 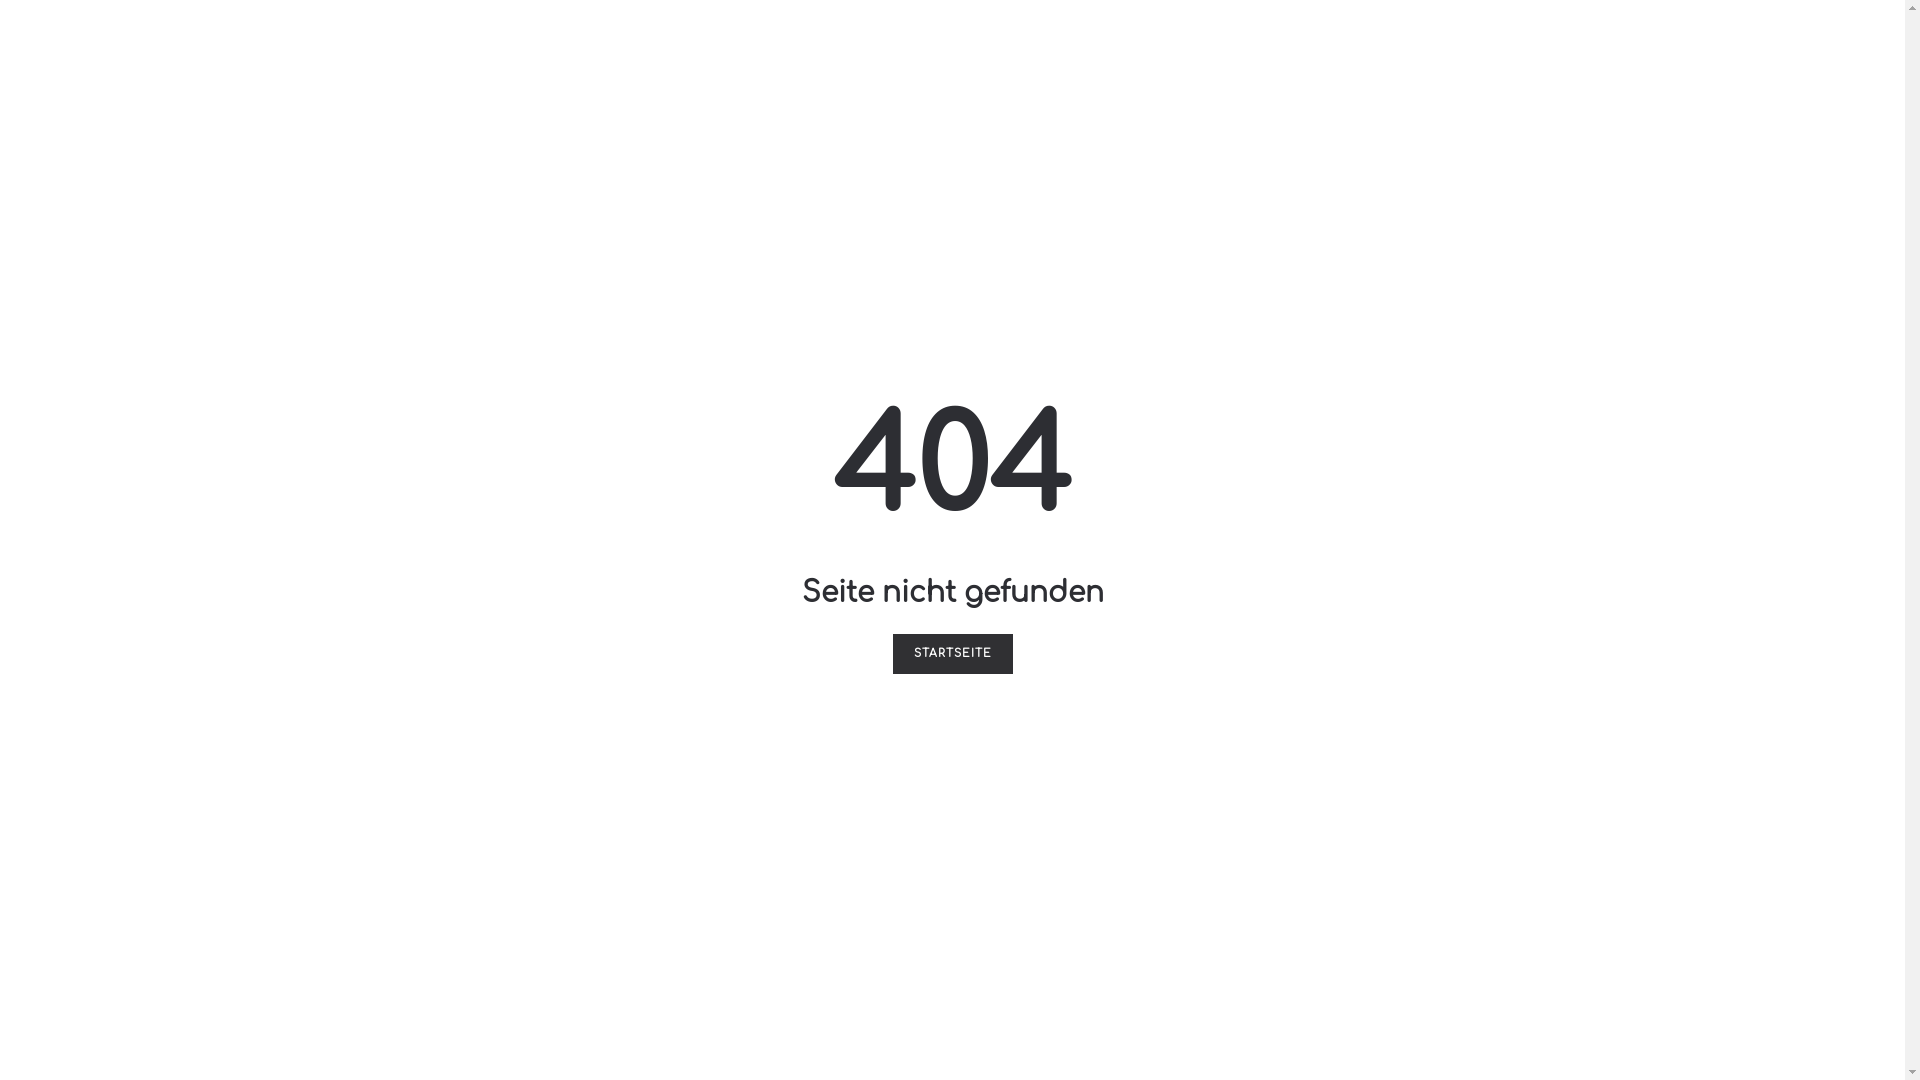 I want to click on 'STARTSEITE', so click(x=891, y=654).